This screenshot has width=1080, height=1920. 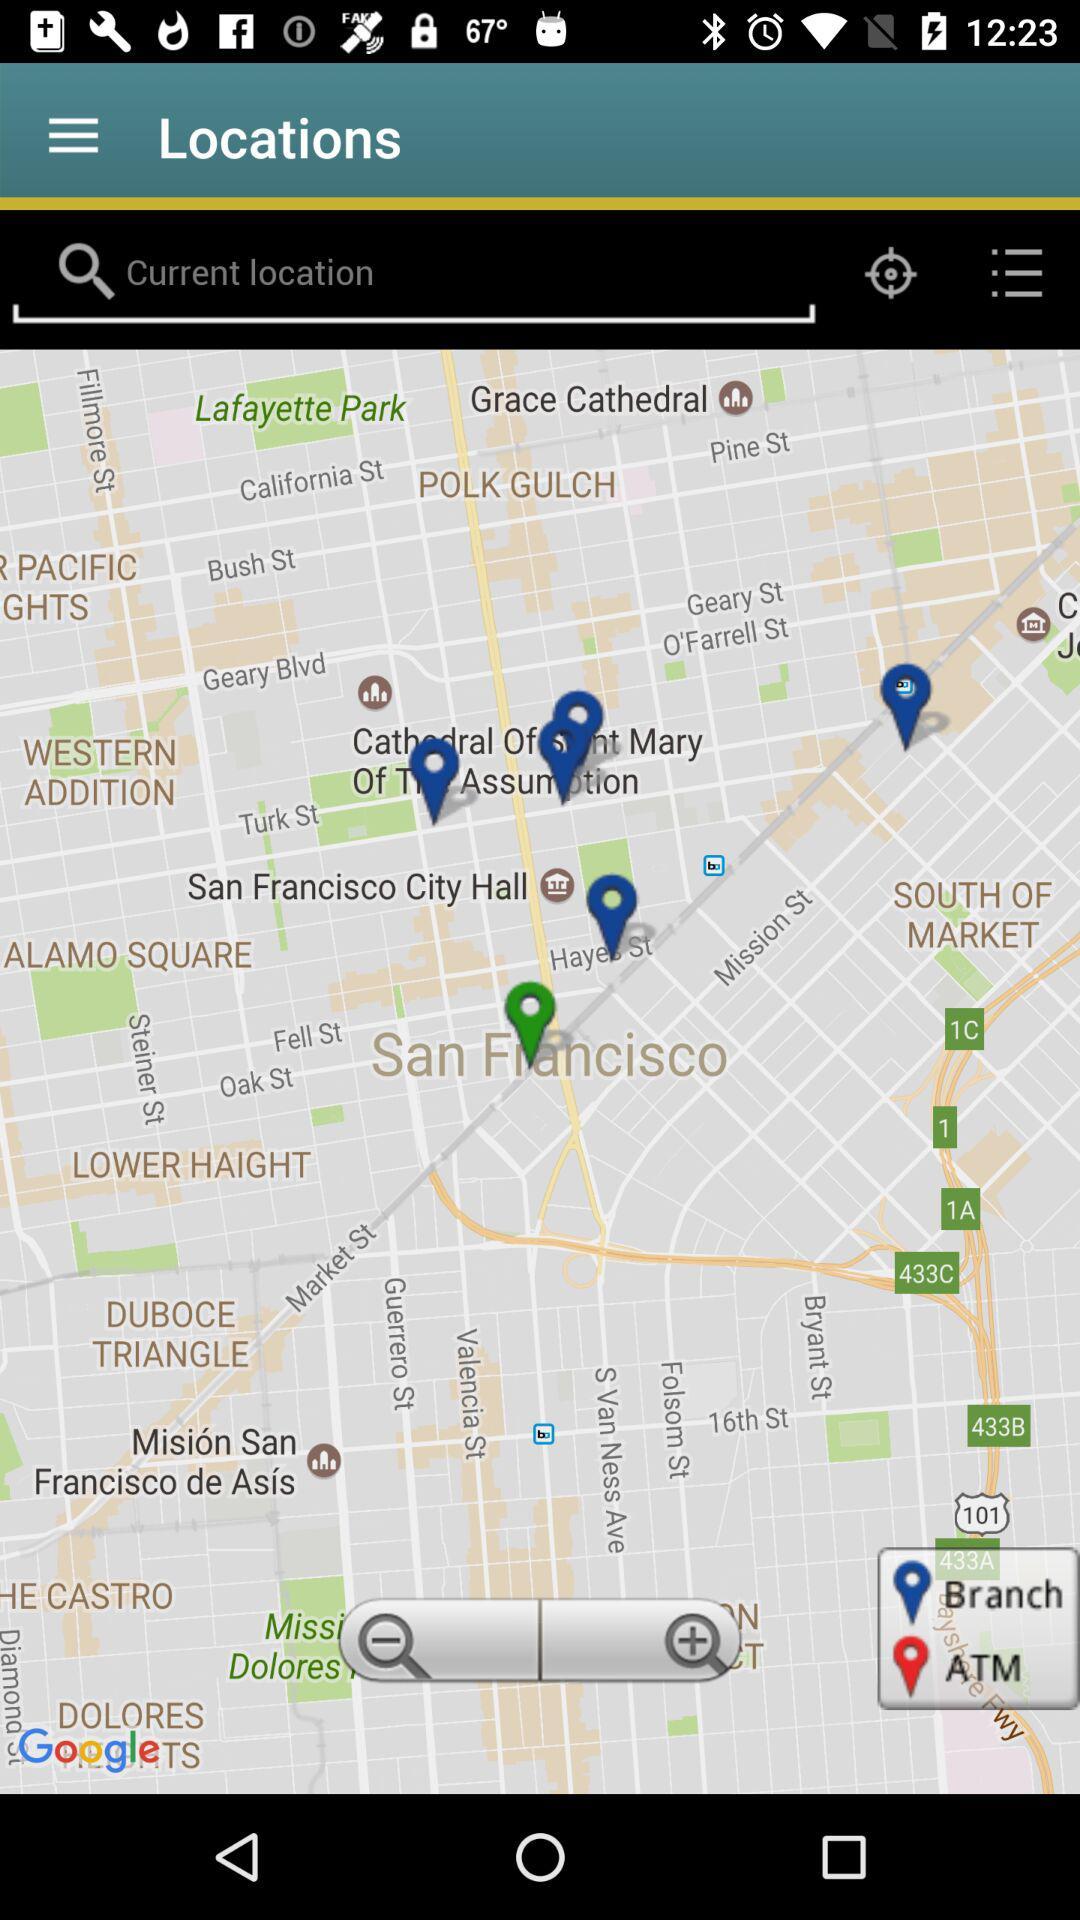 I want to click on the list icon, so click(x=1017, y=272).